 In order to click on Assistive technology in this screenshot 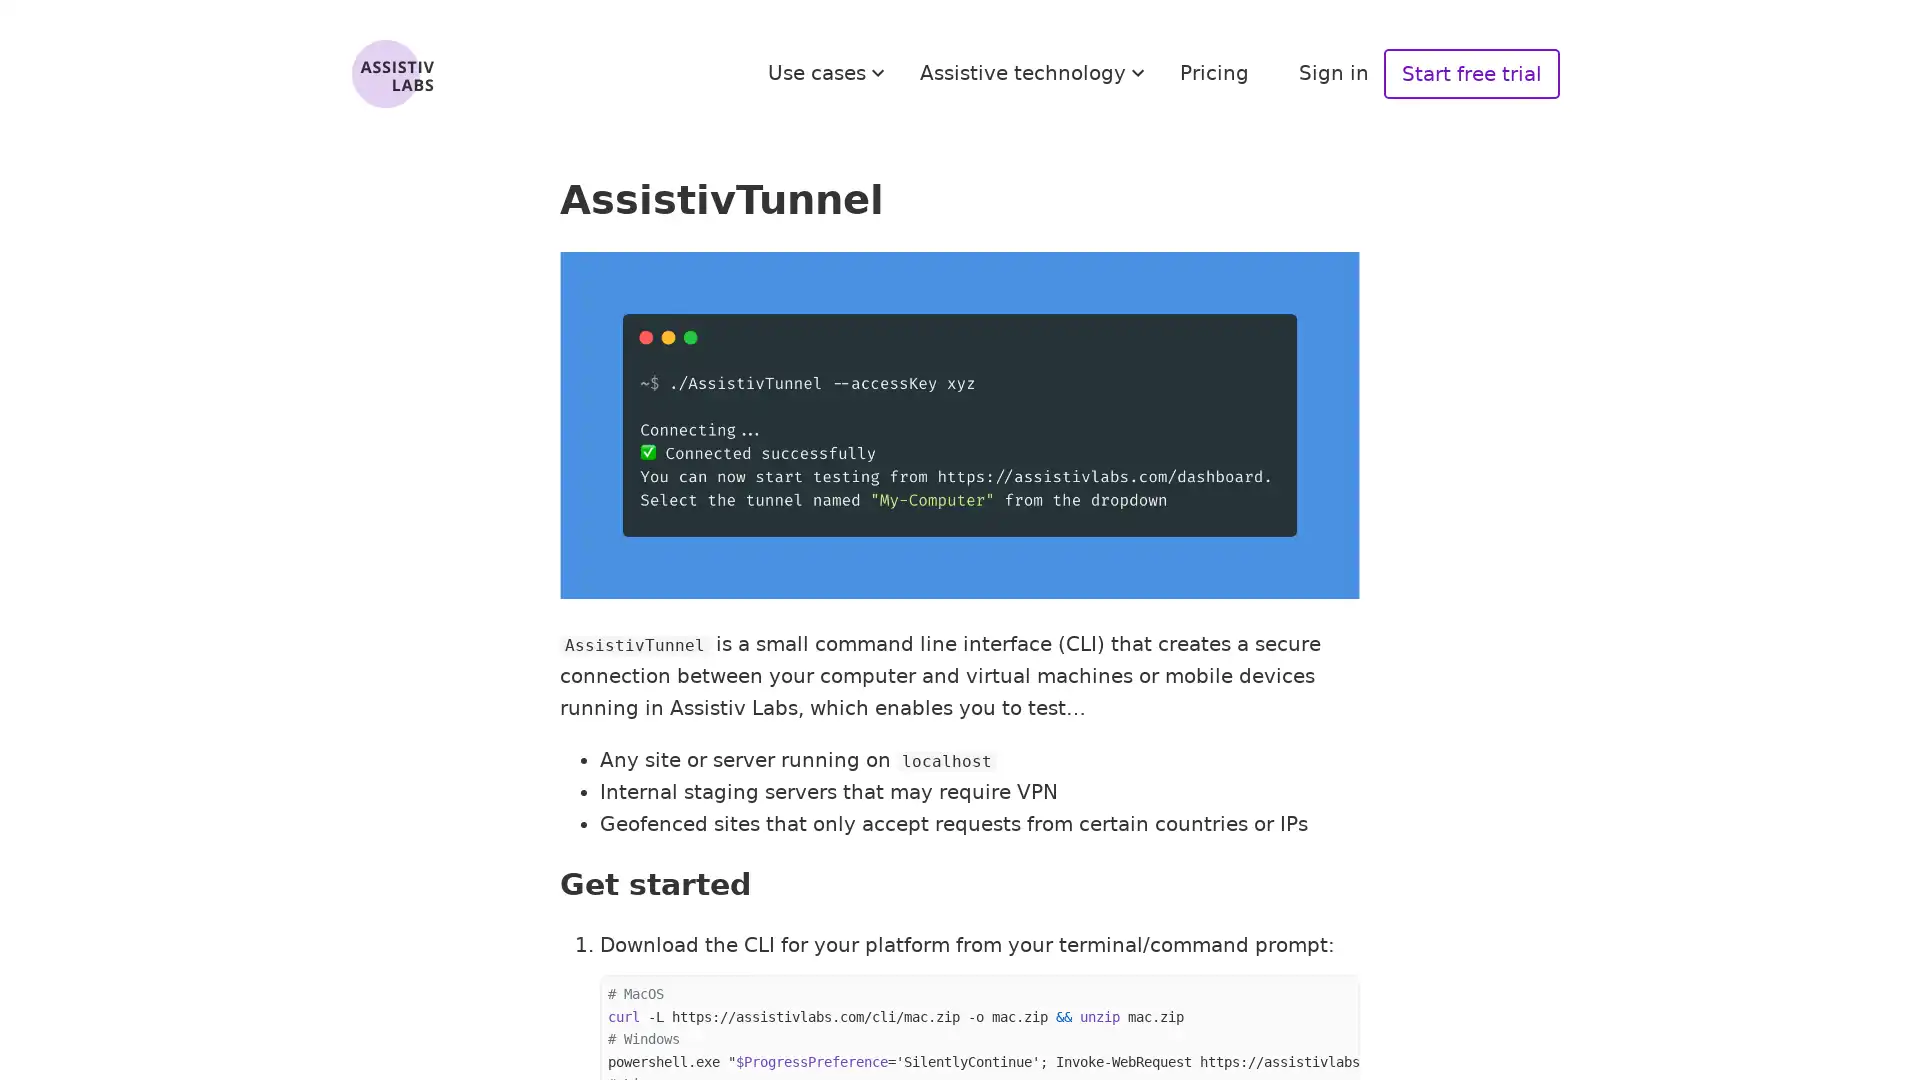, I will do `click(1035, 72)`.